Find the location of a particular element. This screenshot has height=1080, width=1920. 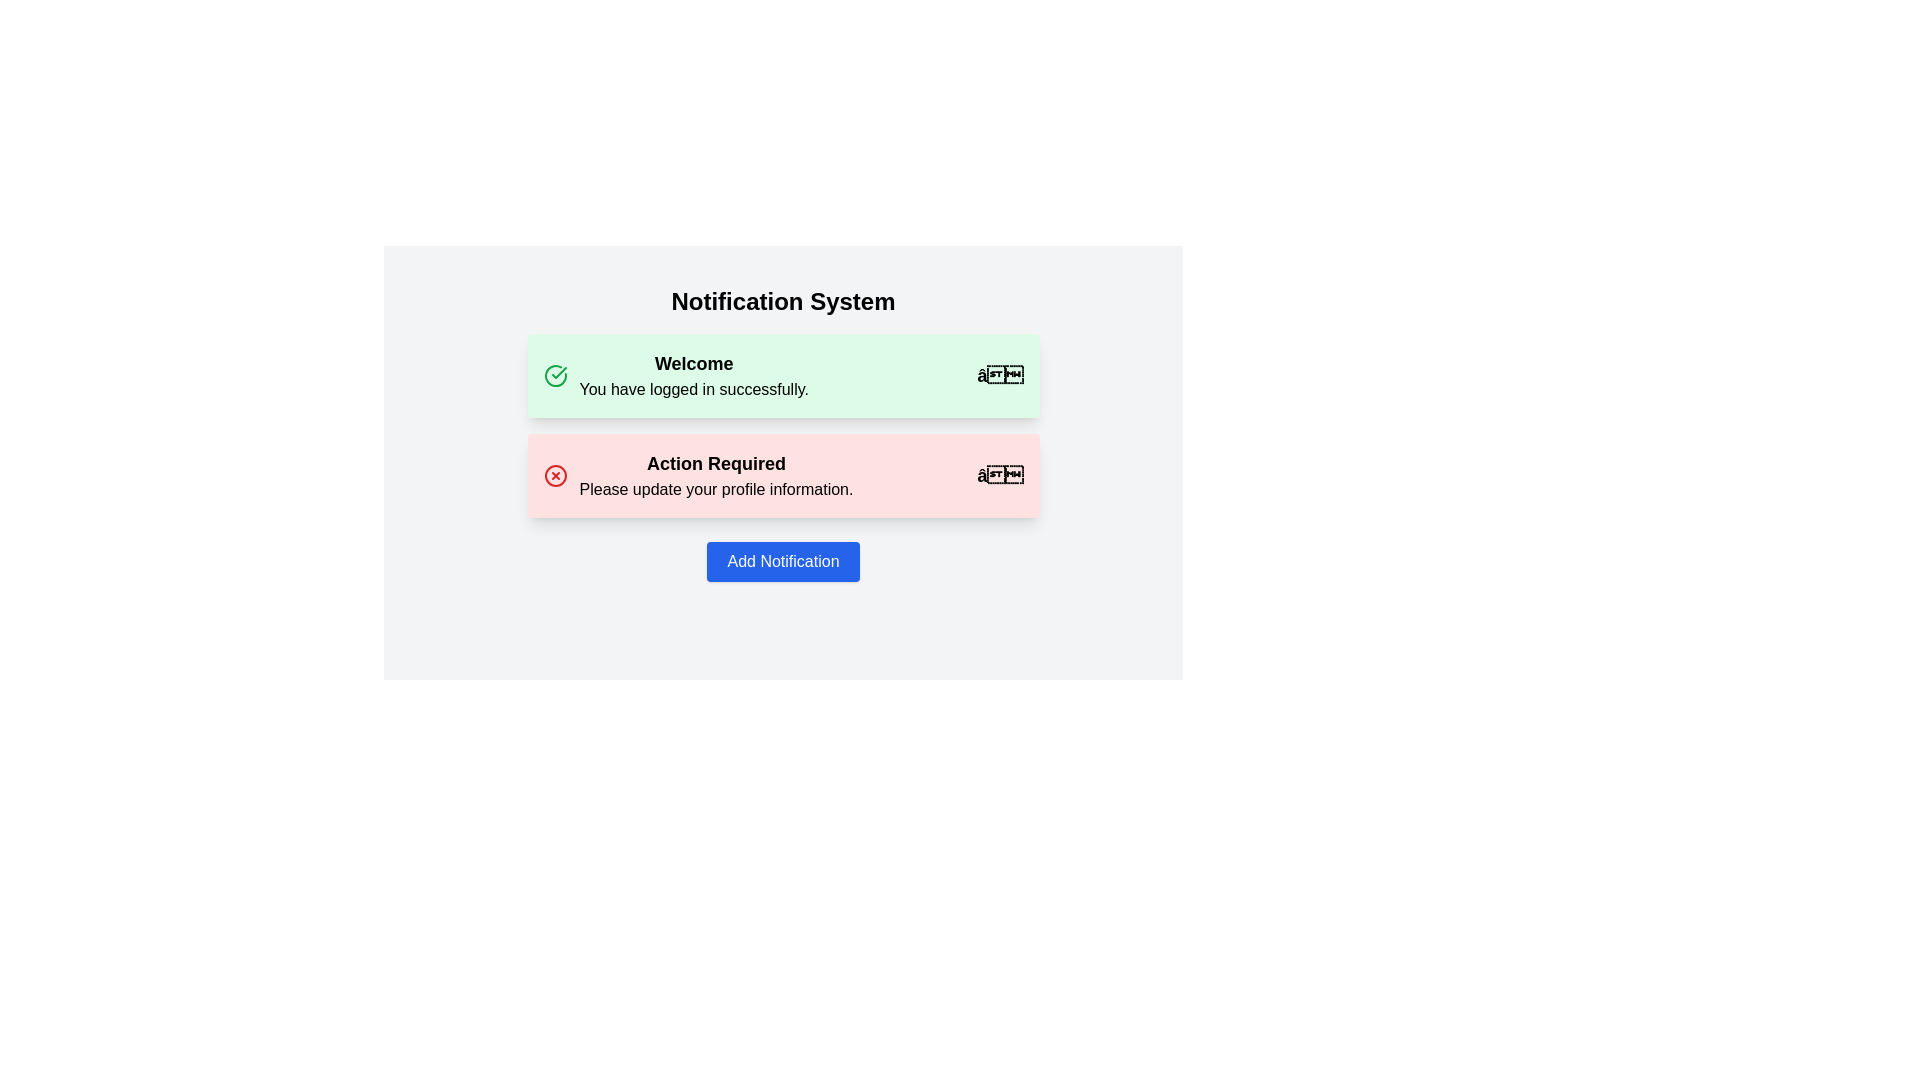

the first notification card with a light green background that displays a title 'Welcome' and a message 'You have logged in successfully.' is located at coordinates (782, 375).